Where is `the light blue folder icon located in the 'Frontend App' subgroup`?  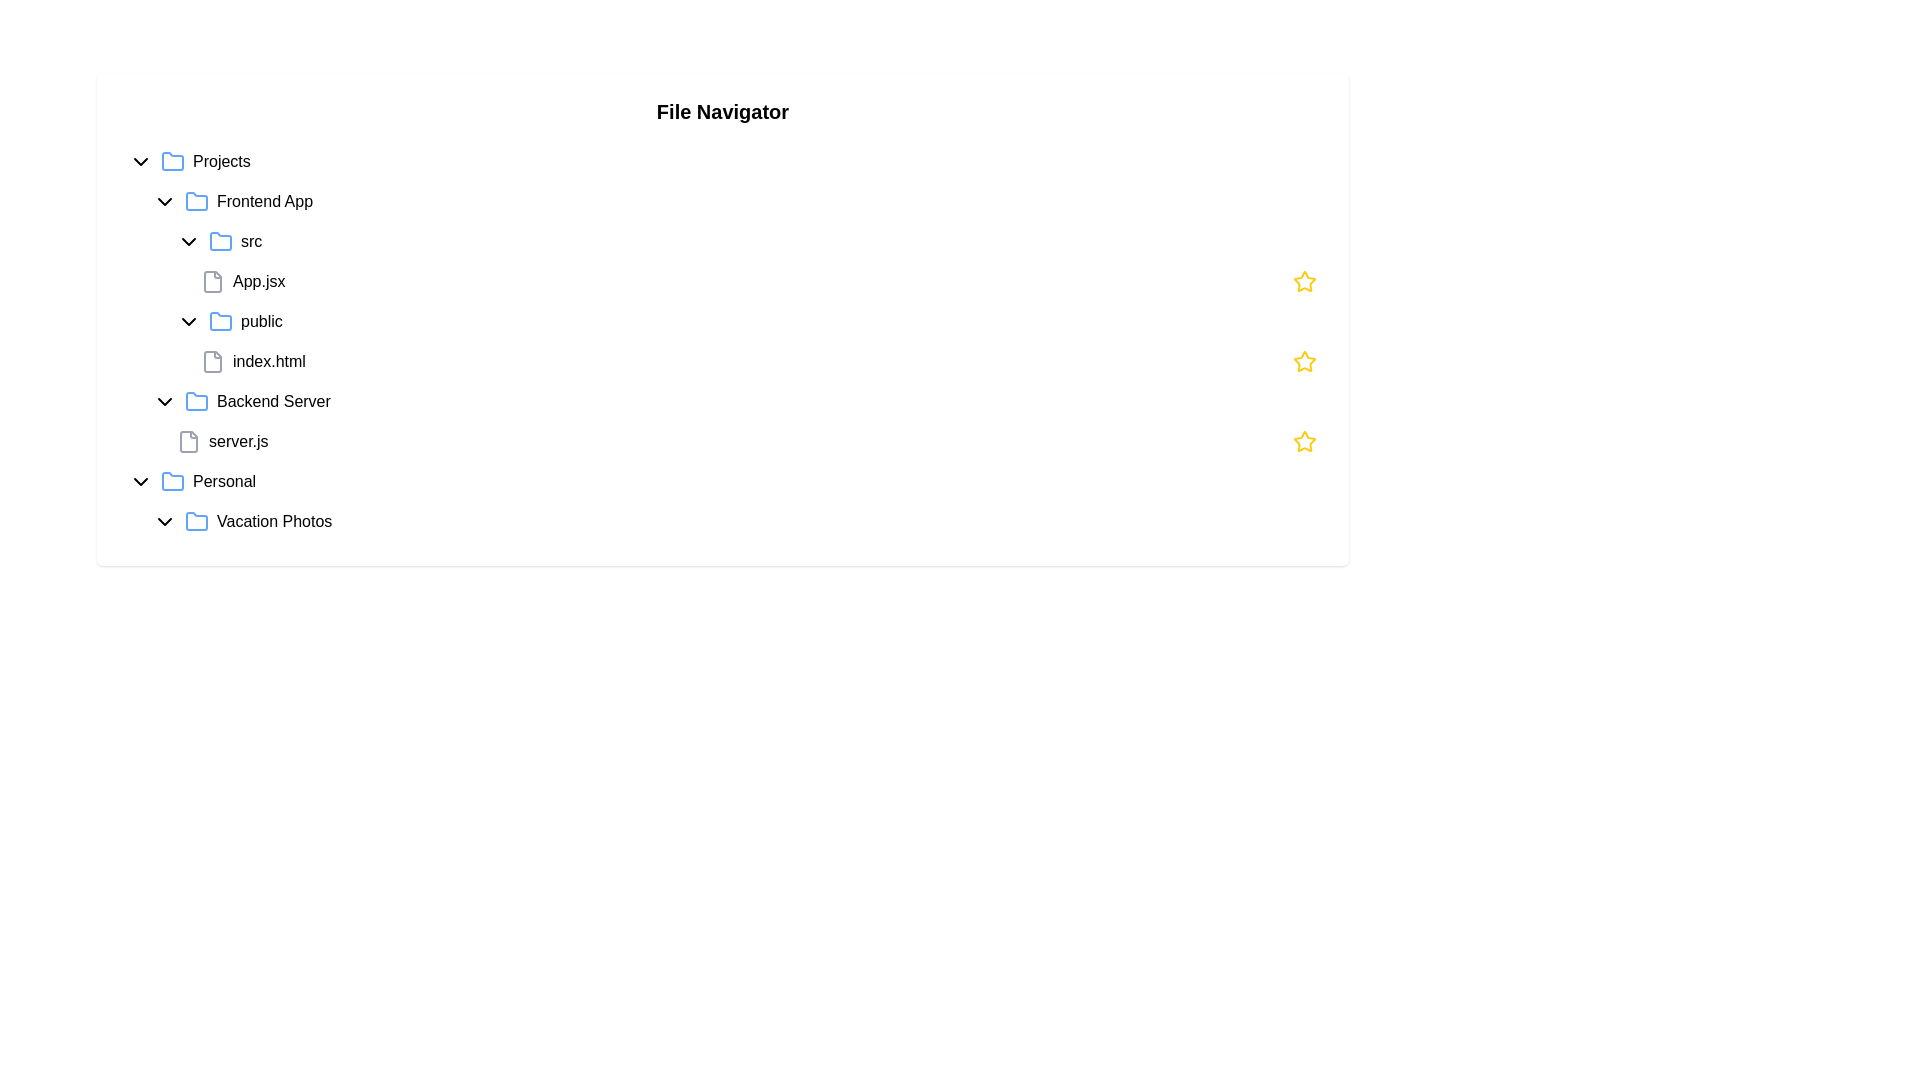 the light blue folder icon located in the 'Frontend App' subgroup is located at coordinates (196, 200).